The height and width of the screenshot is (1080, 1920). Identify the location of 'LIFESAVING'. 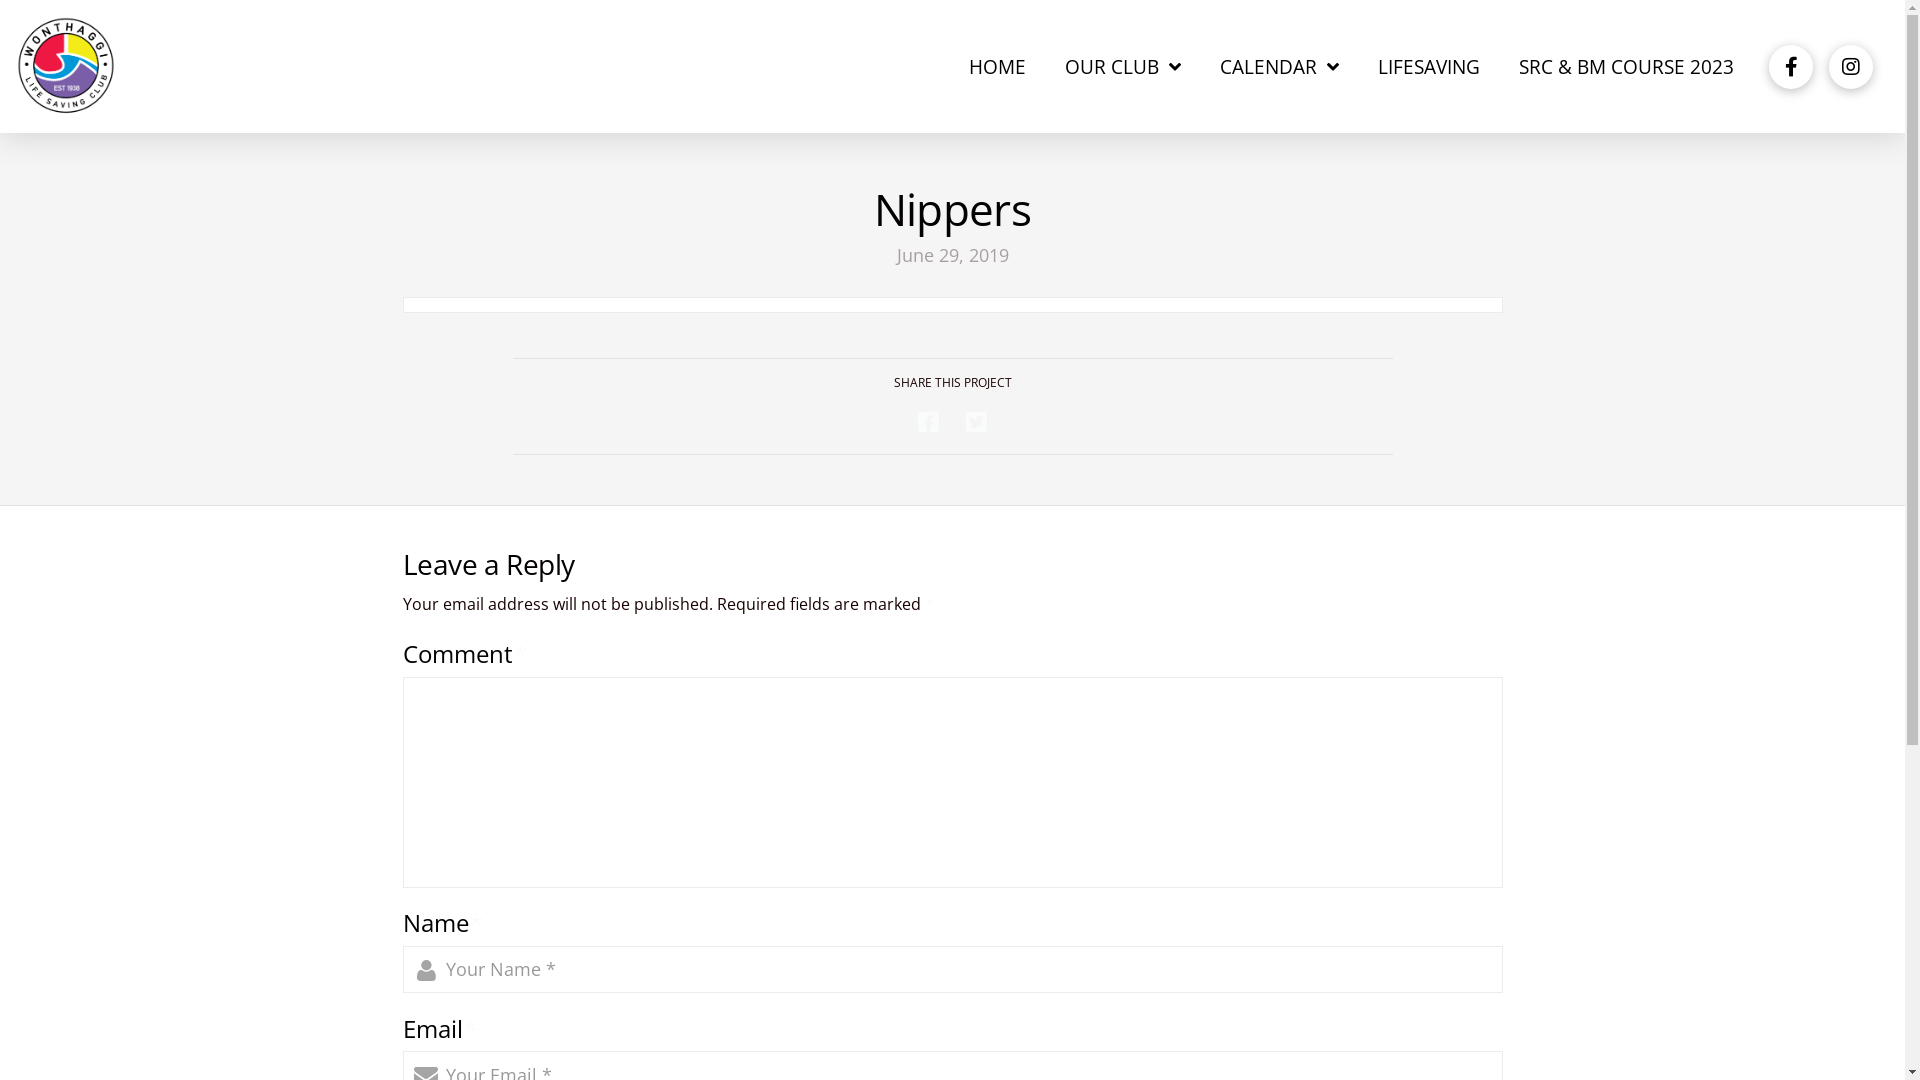
(1427, 65).